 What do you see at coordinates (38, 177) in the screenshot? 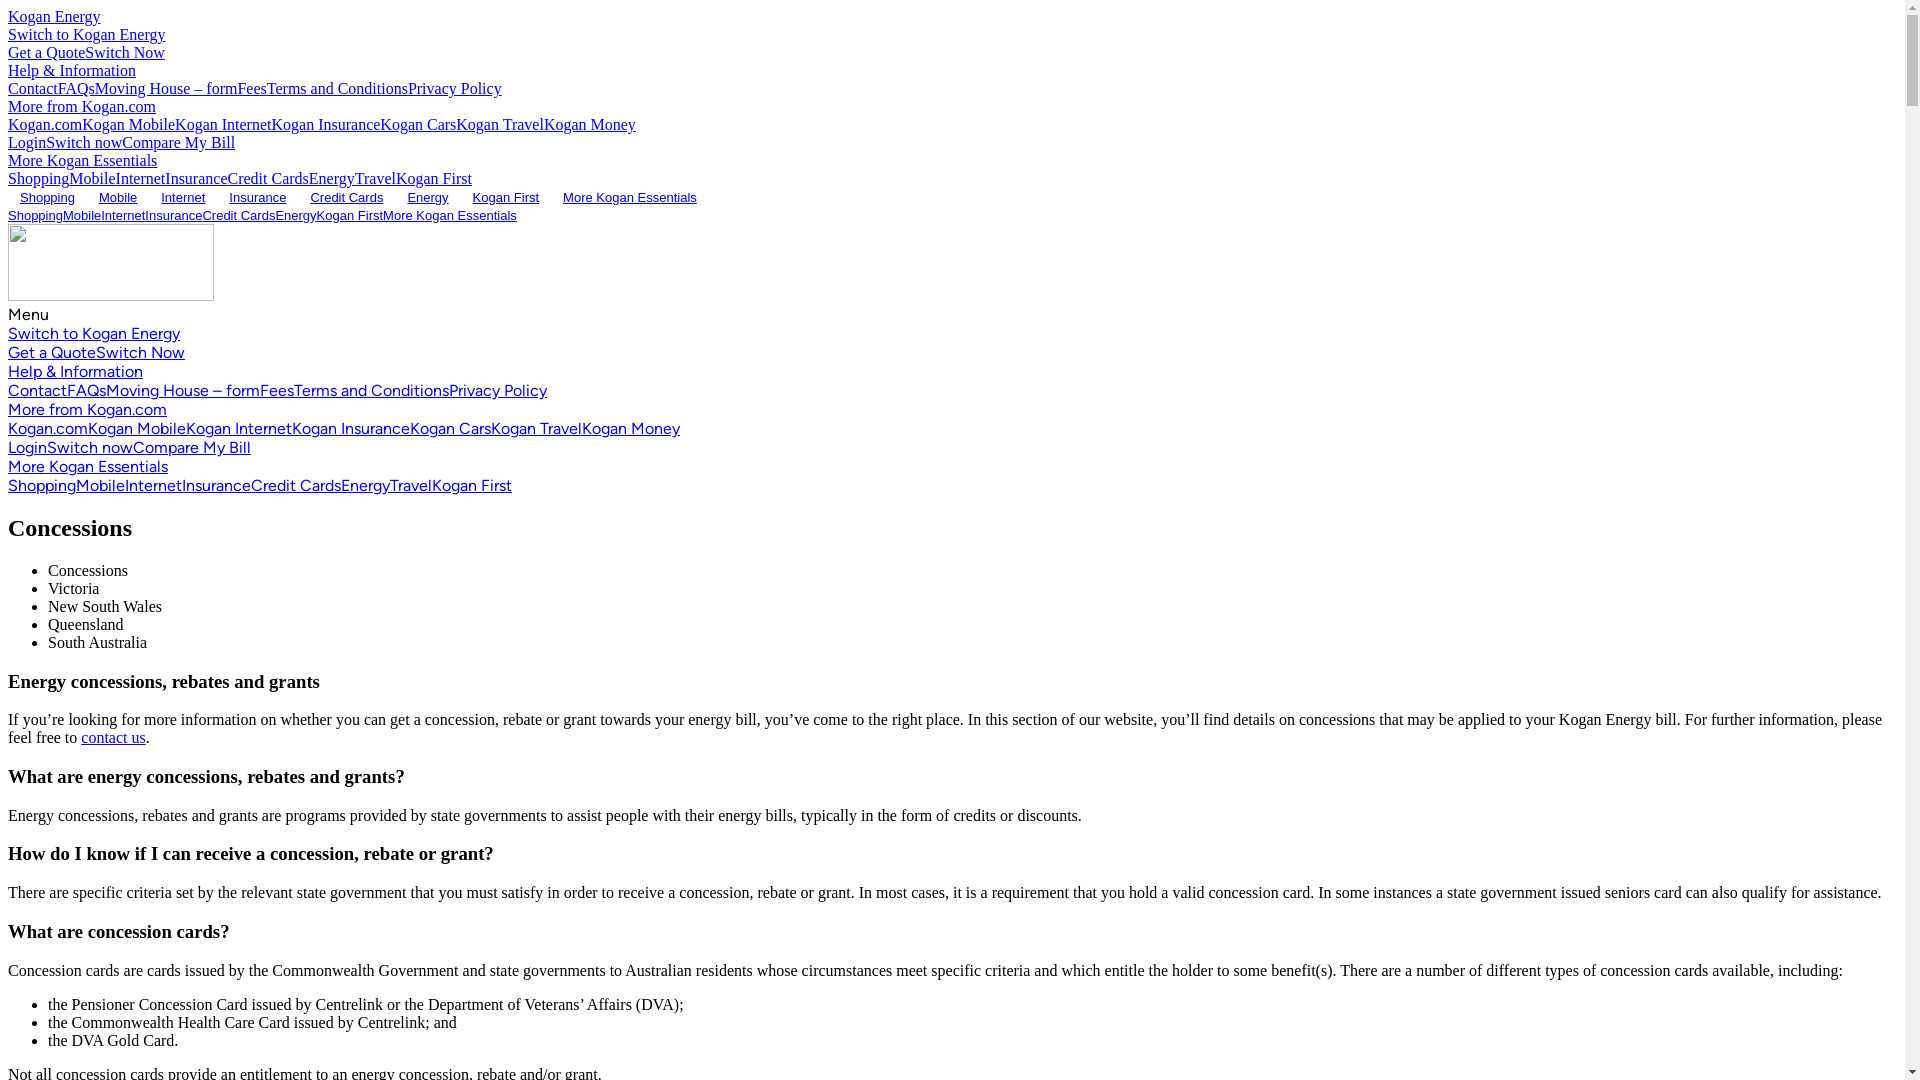
I see `'Shopping'` at bounding box center [38, 177].